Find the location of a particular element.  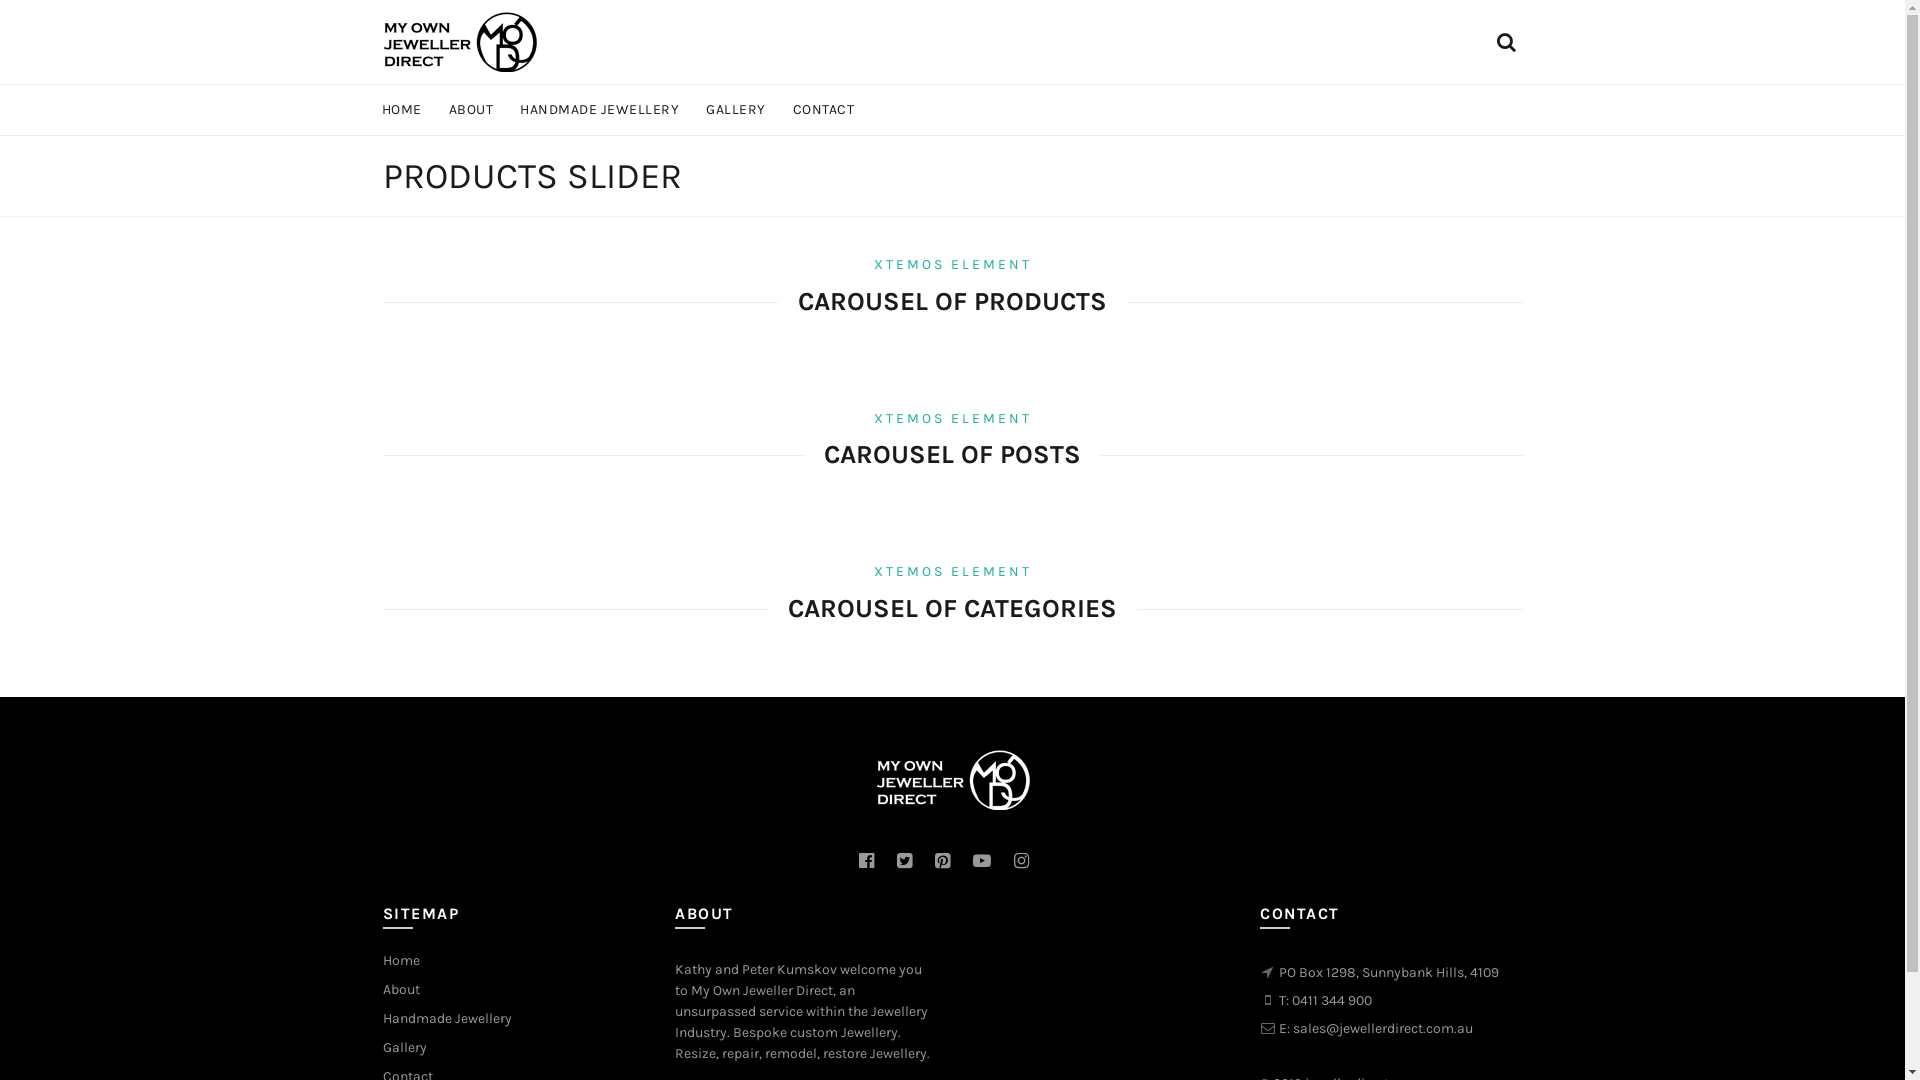

'Handmade Jewellery' is located at coordinates (445, 1018).